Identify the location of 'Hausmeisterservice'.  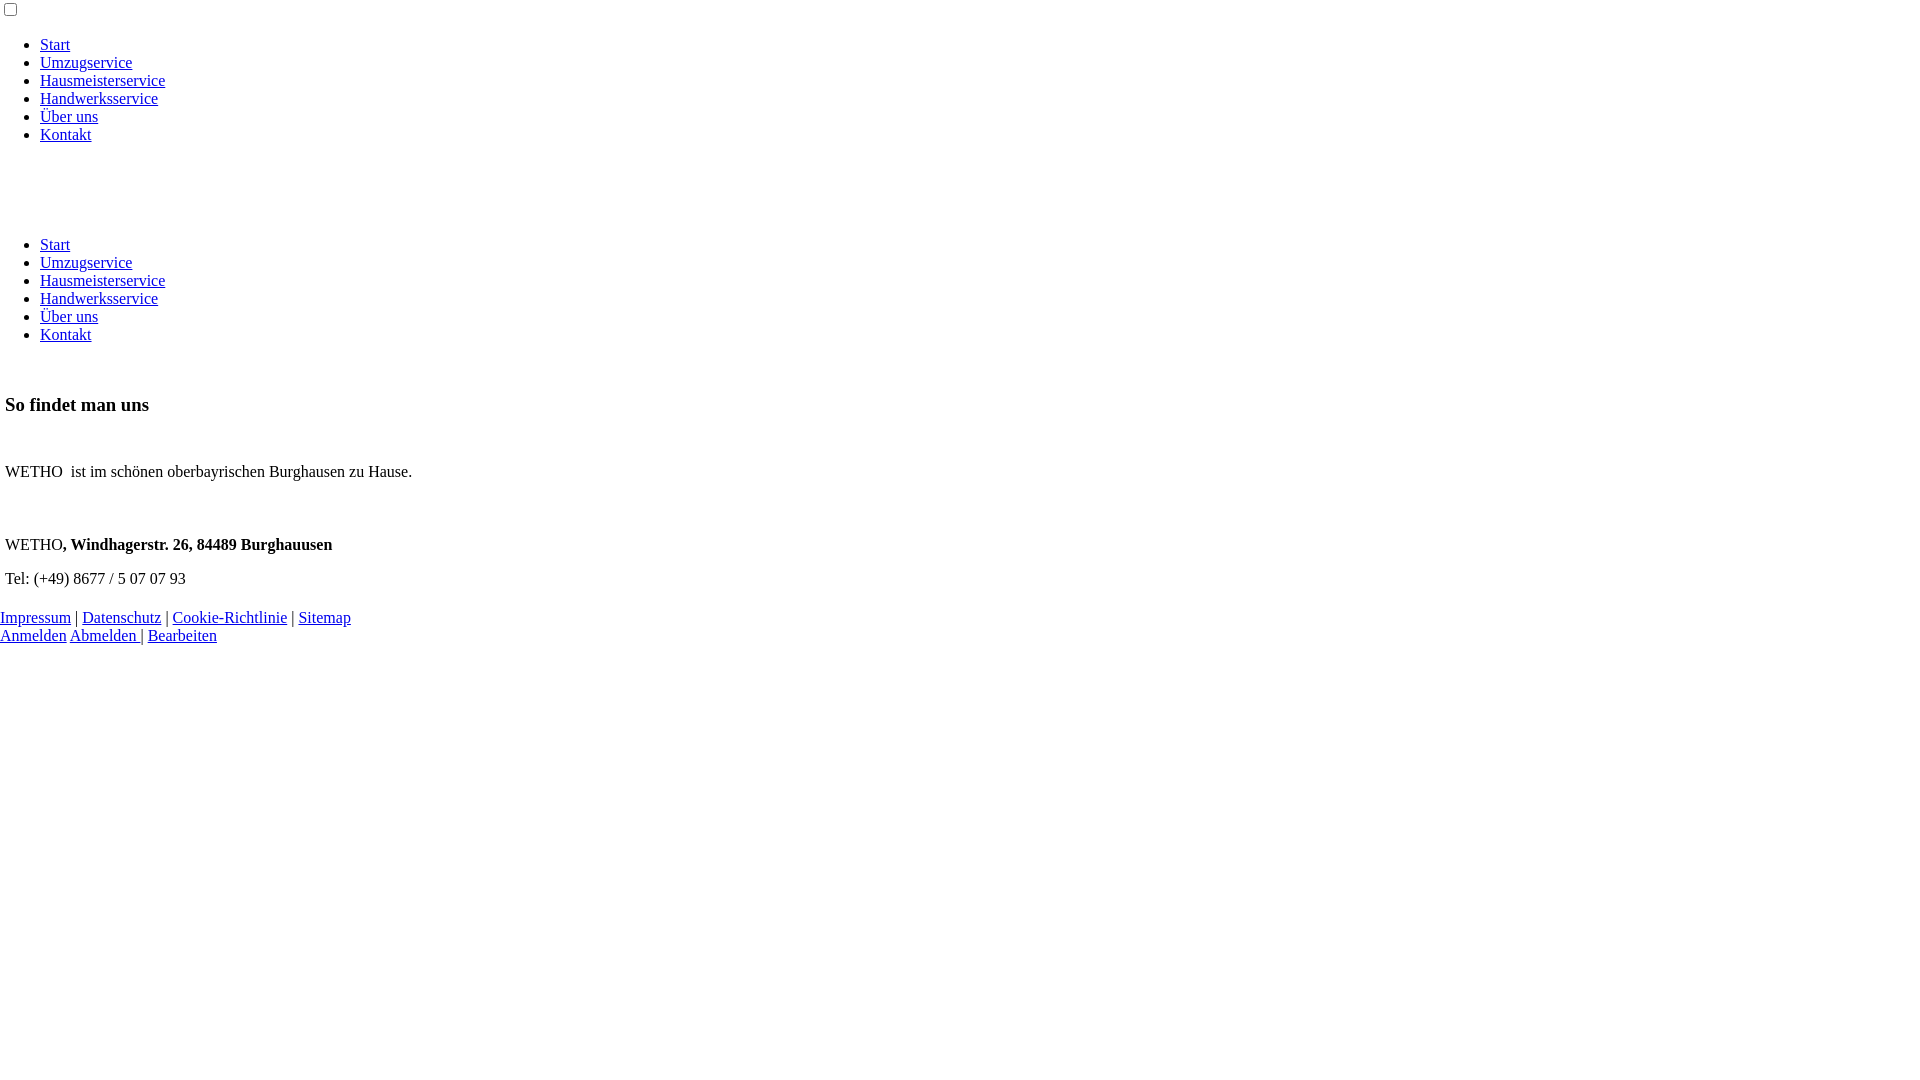
(101, 280).